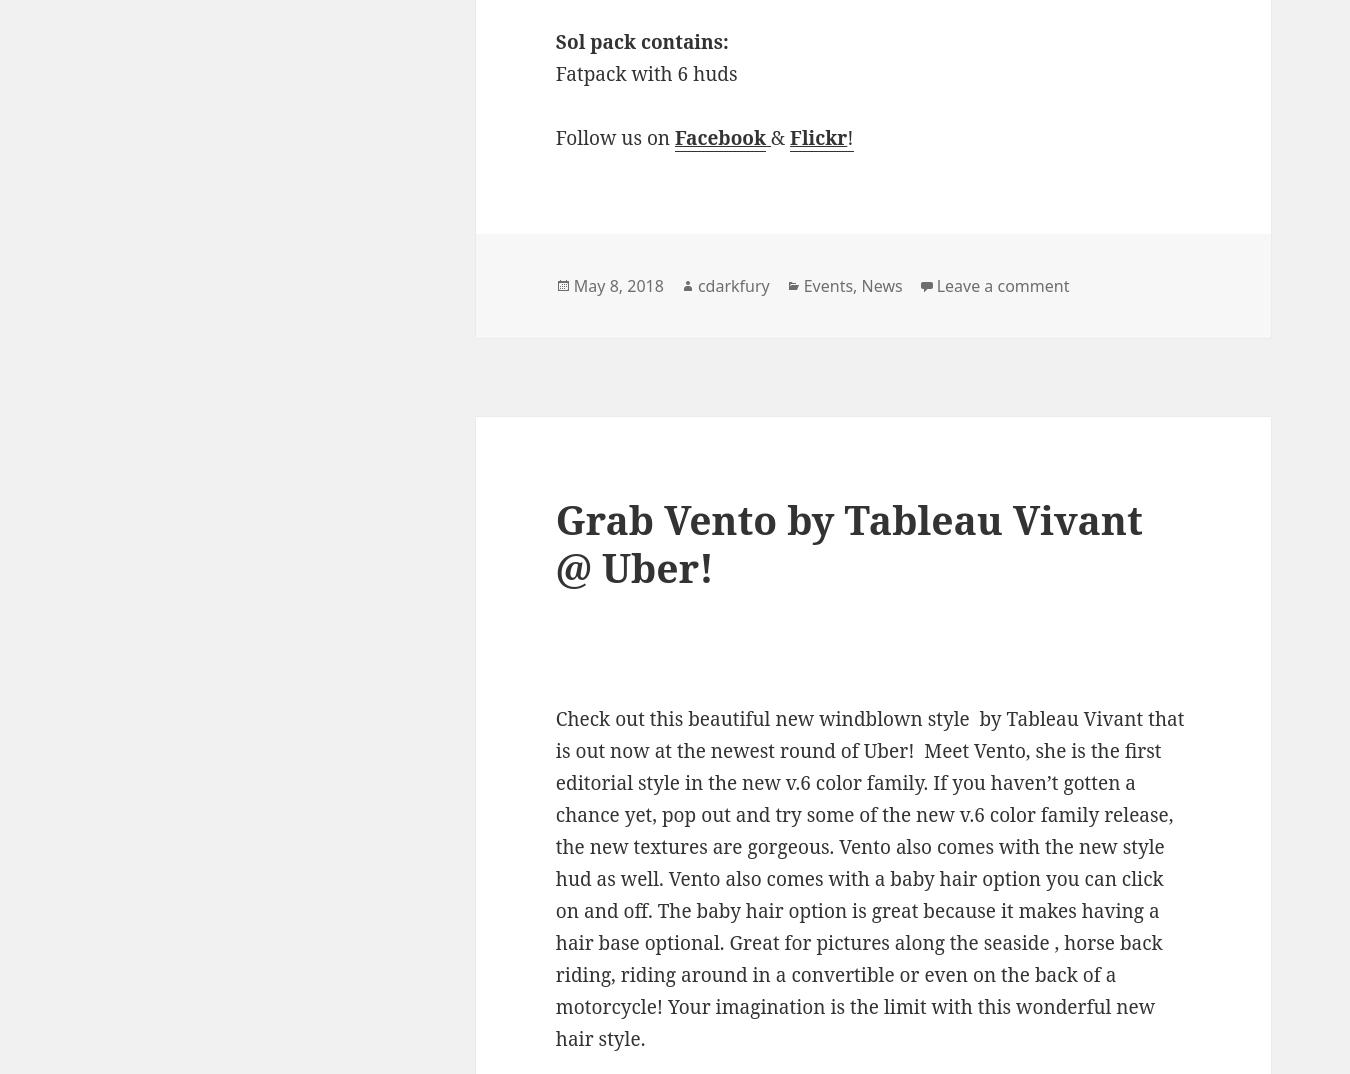  I want to click on 'Sol pack contains:', so click(641, 40).